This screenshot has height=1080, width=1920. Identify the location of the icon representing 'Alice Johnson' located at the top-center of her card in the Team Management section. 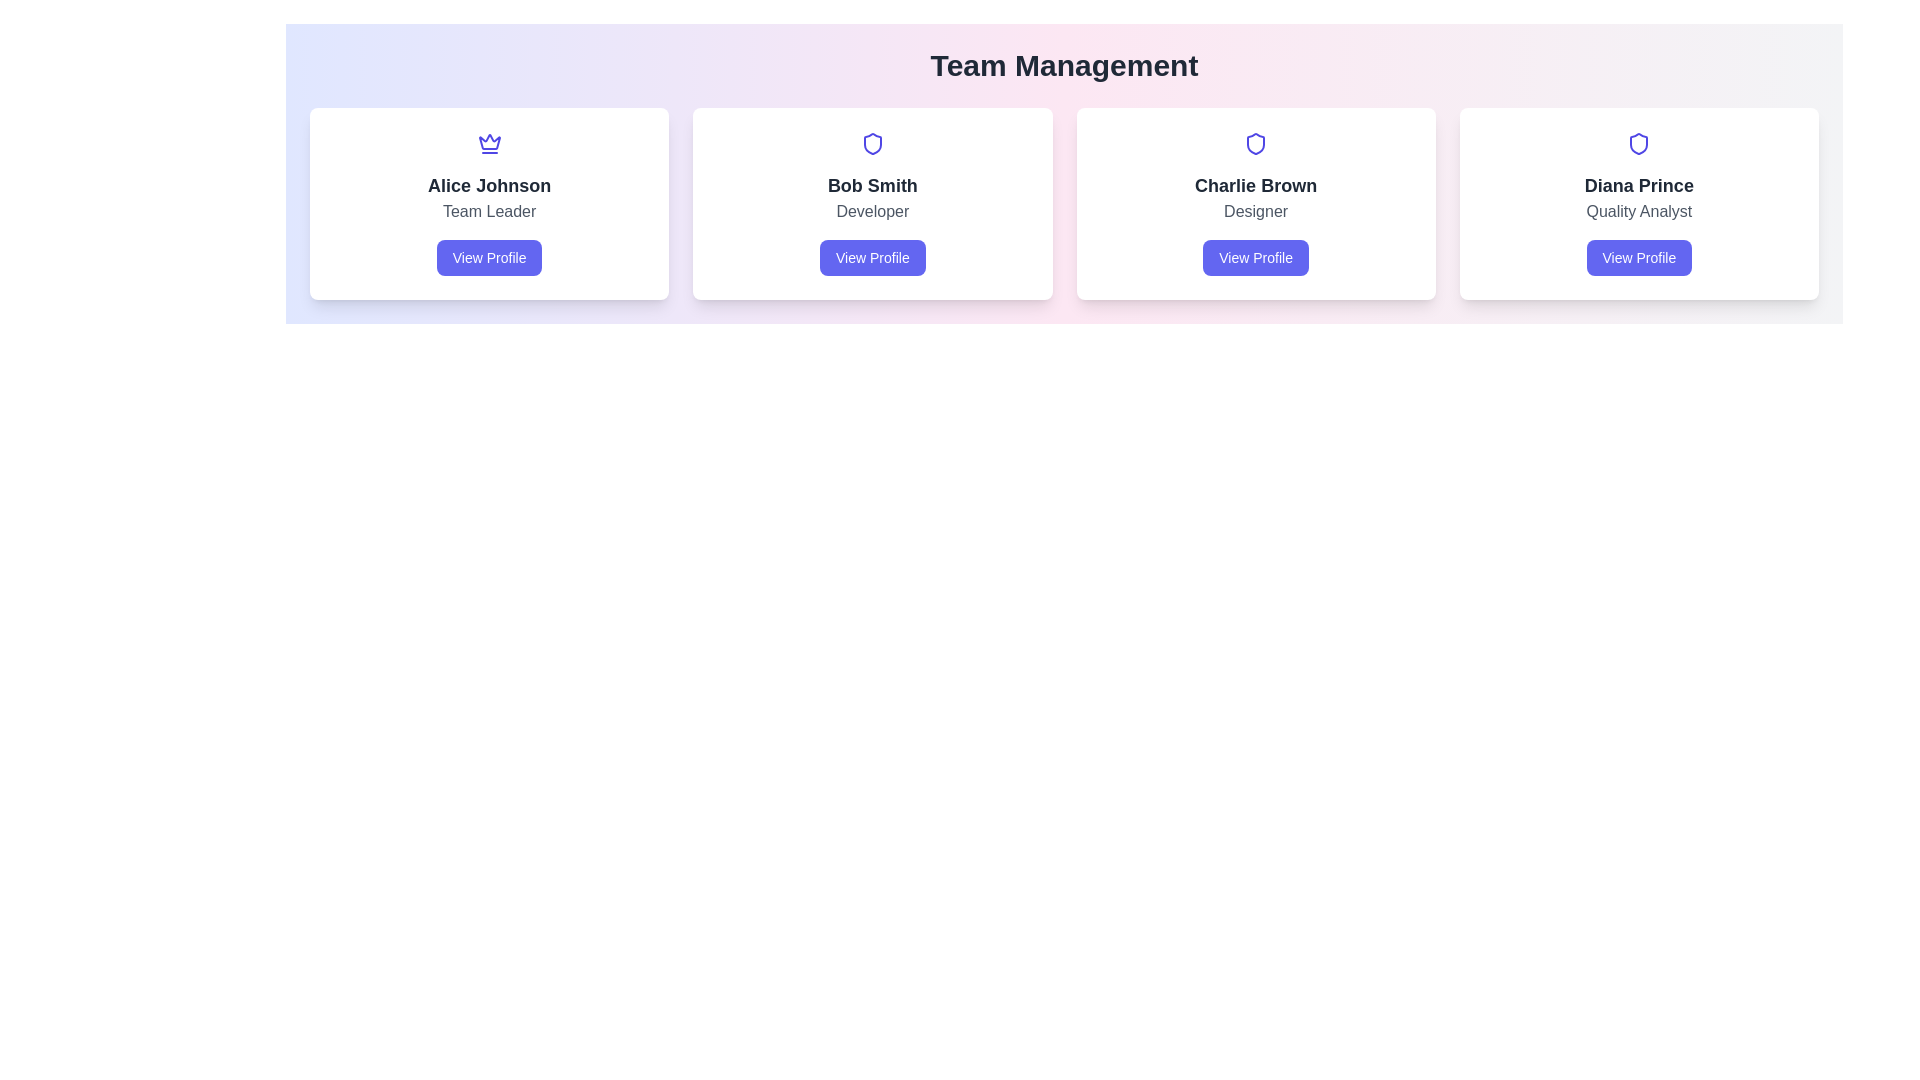
(489, 141).